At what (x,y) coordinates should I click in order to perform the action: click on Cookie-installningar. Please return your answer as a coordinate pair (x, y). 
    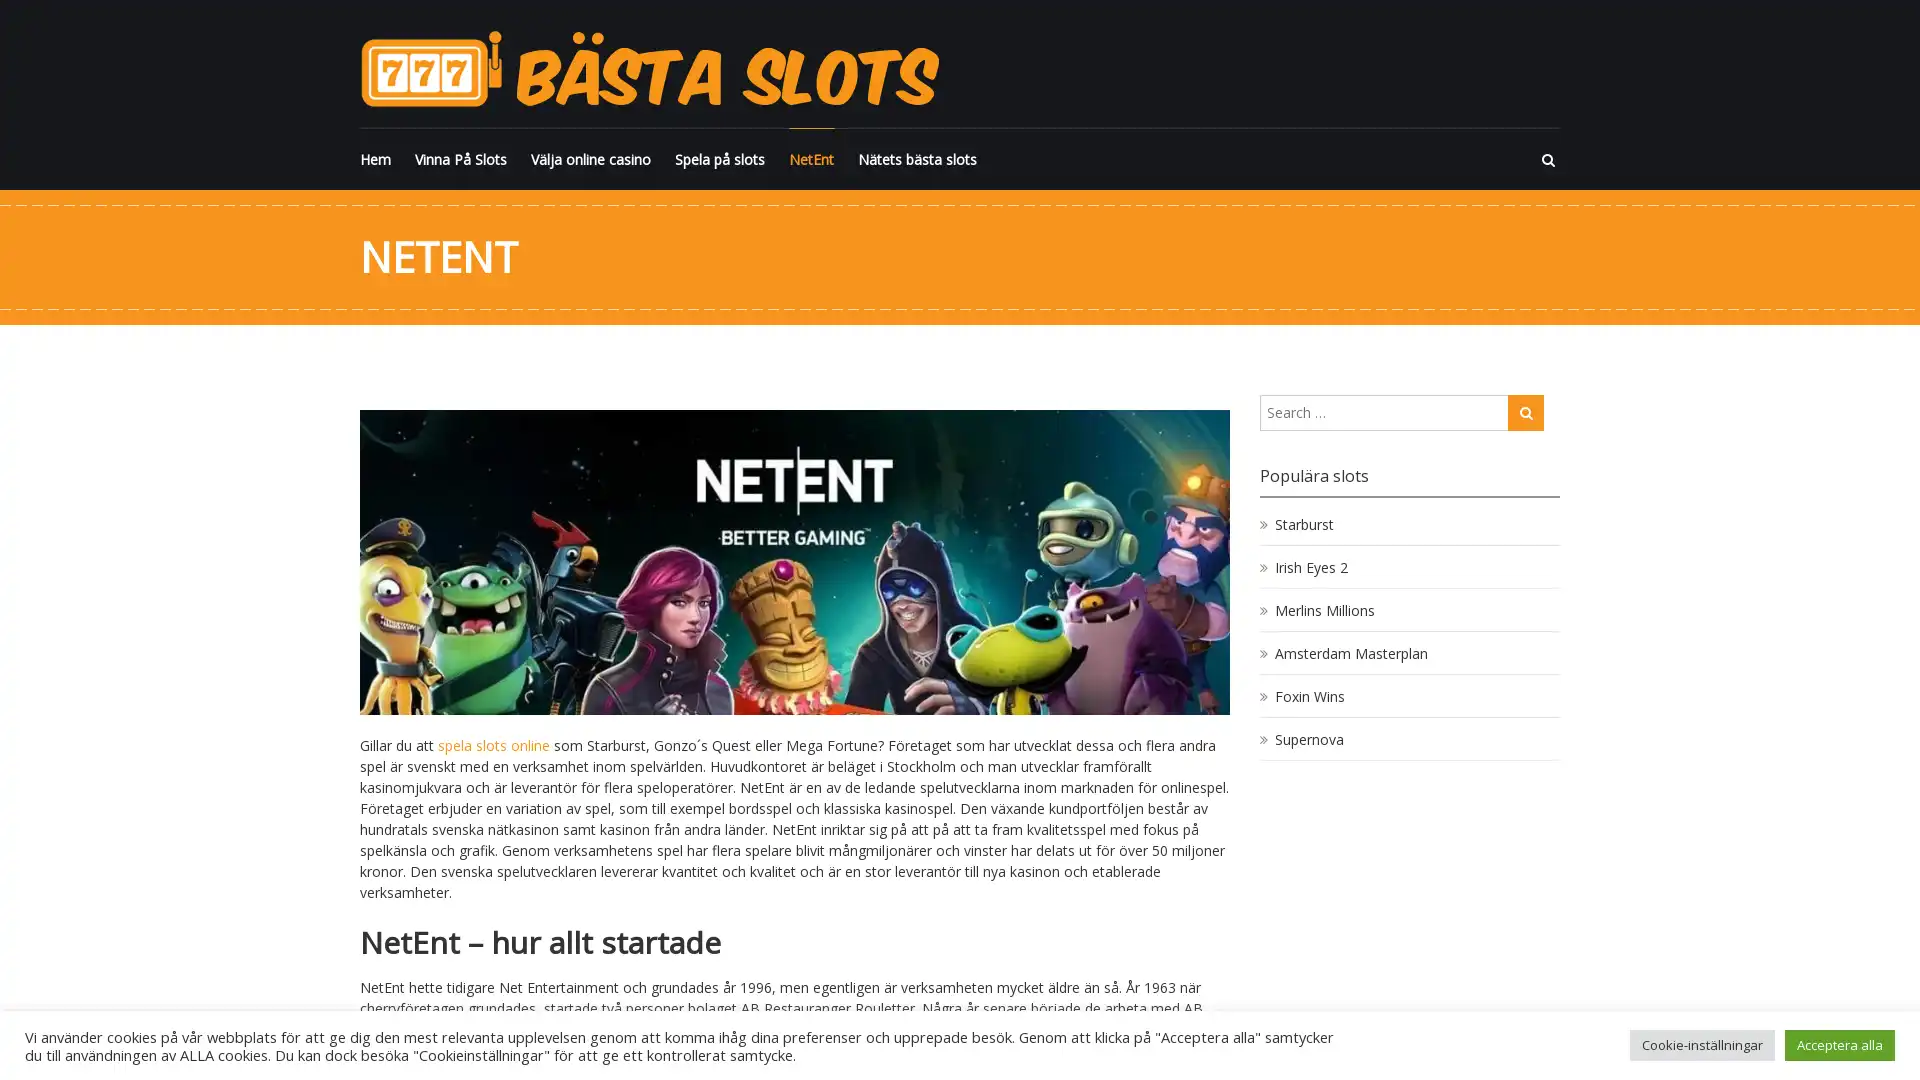
    Looking at the image, I should click on (1701, 1044).